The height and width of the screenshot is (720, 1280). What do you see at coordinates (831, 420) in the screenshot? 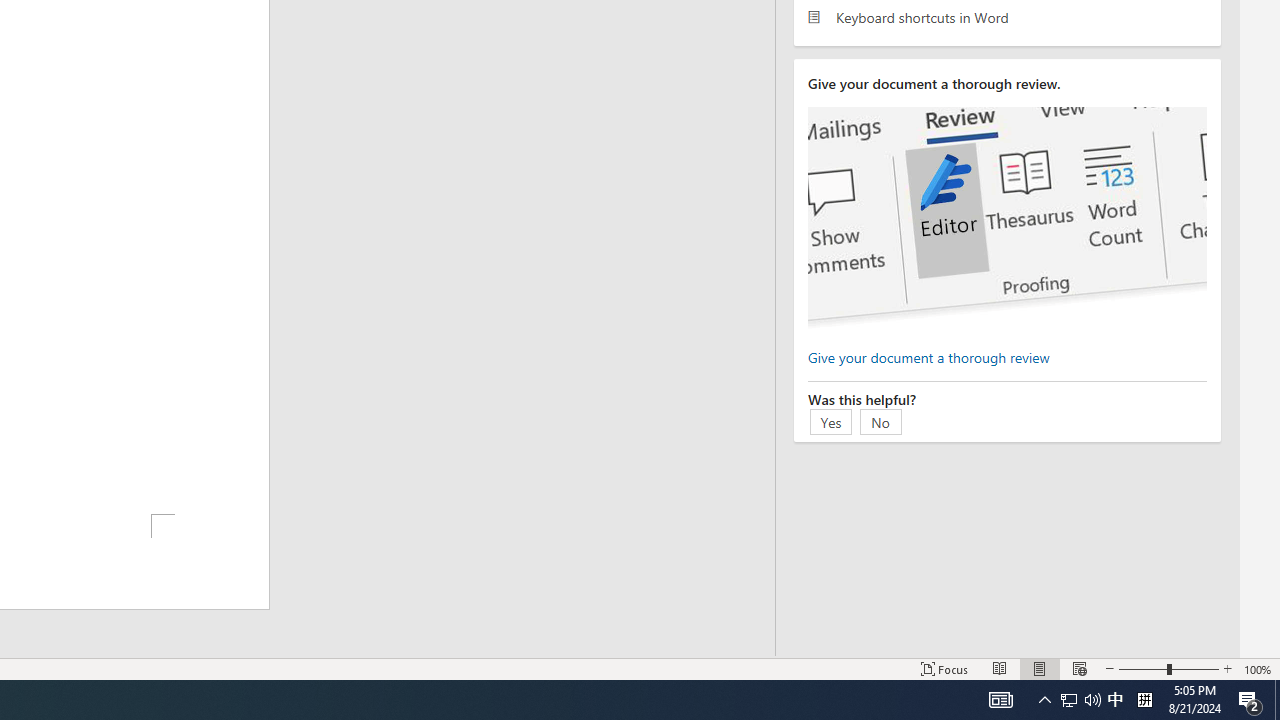
I see `'Yes'` at bounding box center [831, 420].